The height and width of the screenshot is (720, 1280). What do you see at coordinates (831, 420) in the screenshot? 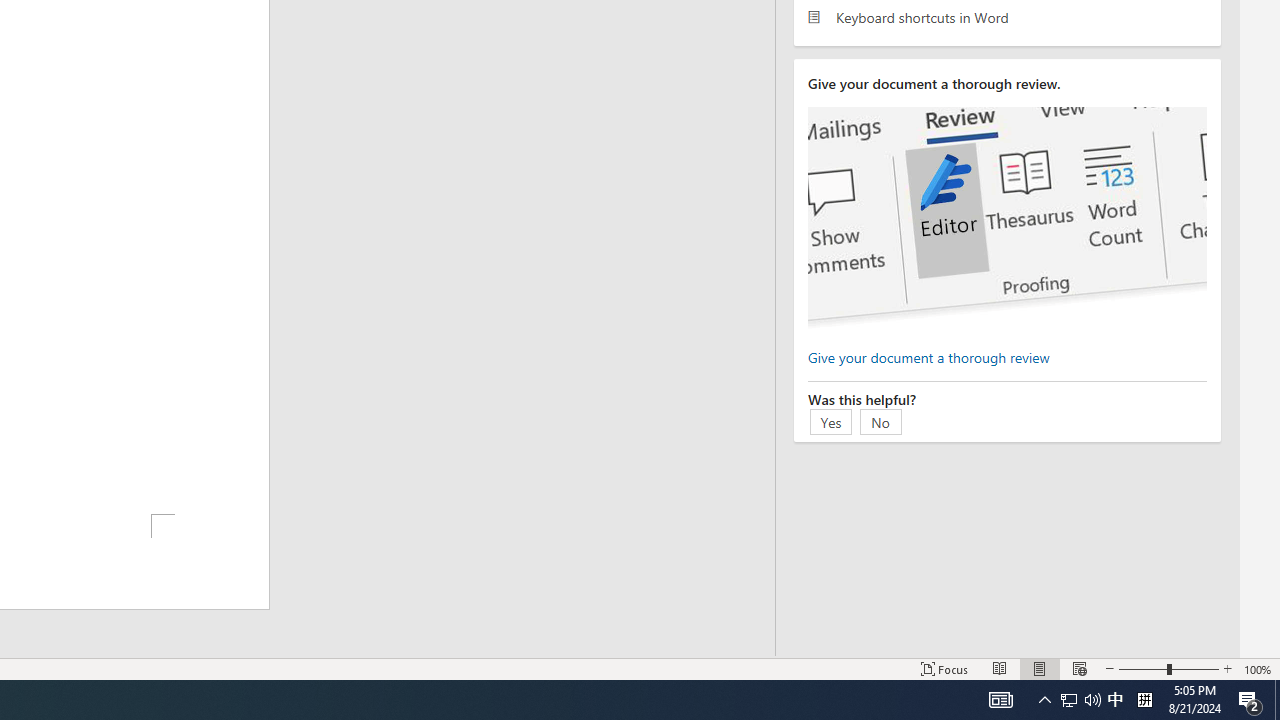
I see `'Yes'` at bounding box center [831, 420].